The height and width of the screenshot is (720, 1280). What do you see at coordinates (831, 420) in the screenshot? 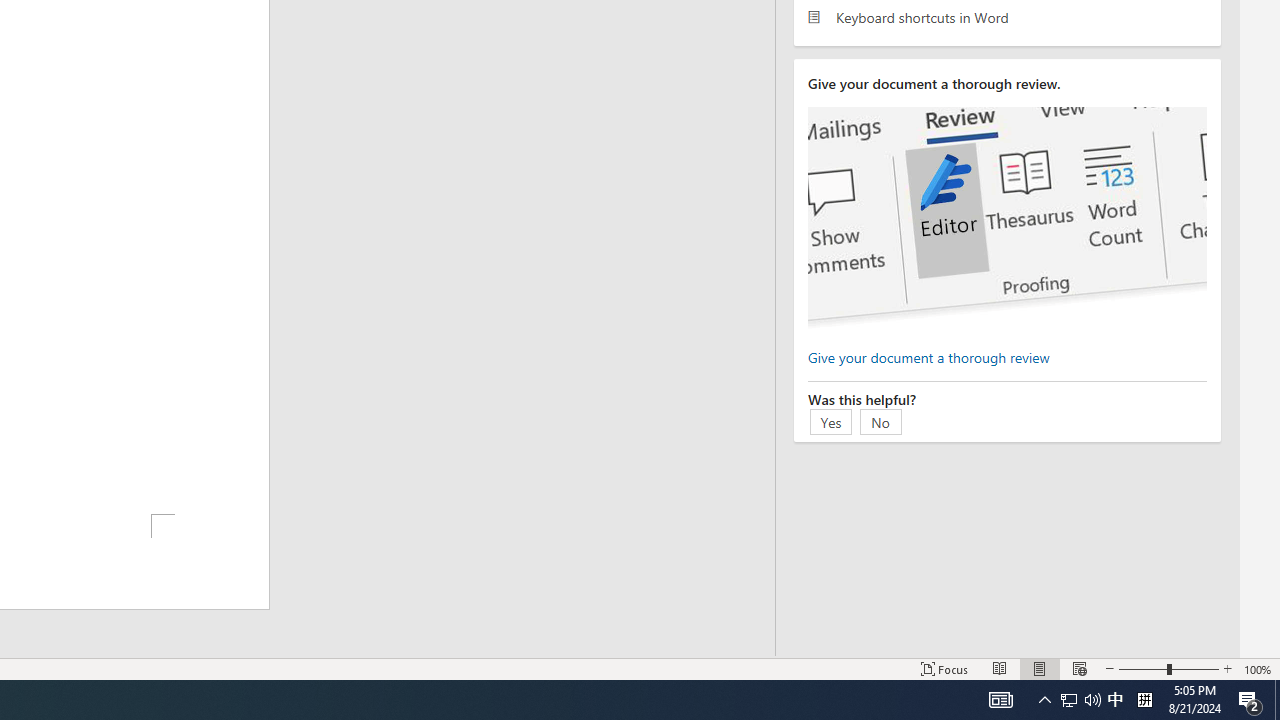
I see `'Yes'` at bounding box center [831, 420].